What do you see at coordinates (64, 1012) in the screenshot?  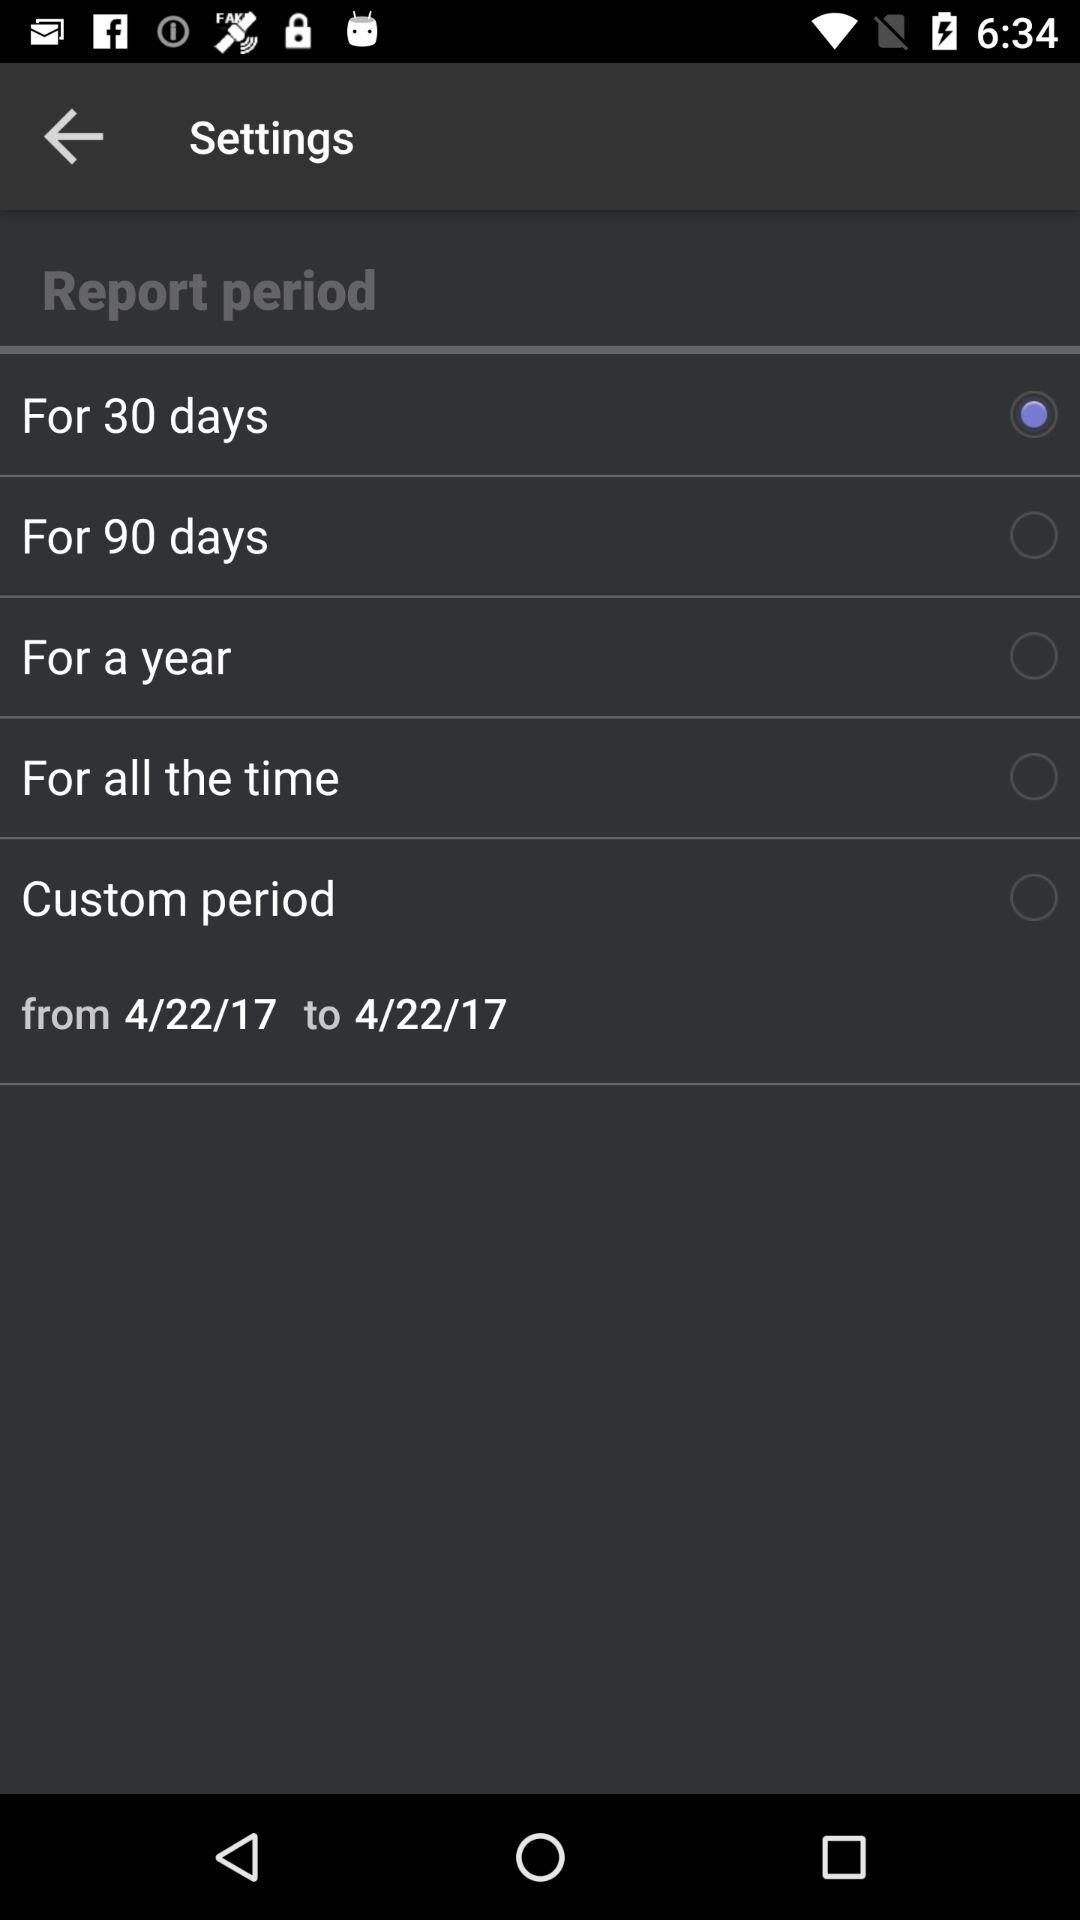 I see `the icon below the custom period item` at bounding box center [64, 1012].